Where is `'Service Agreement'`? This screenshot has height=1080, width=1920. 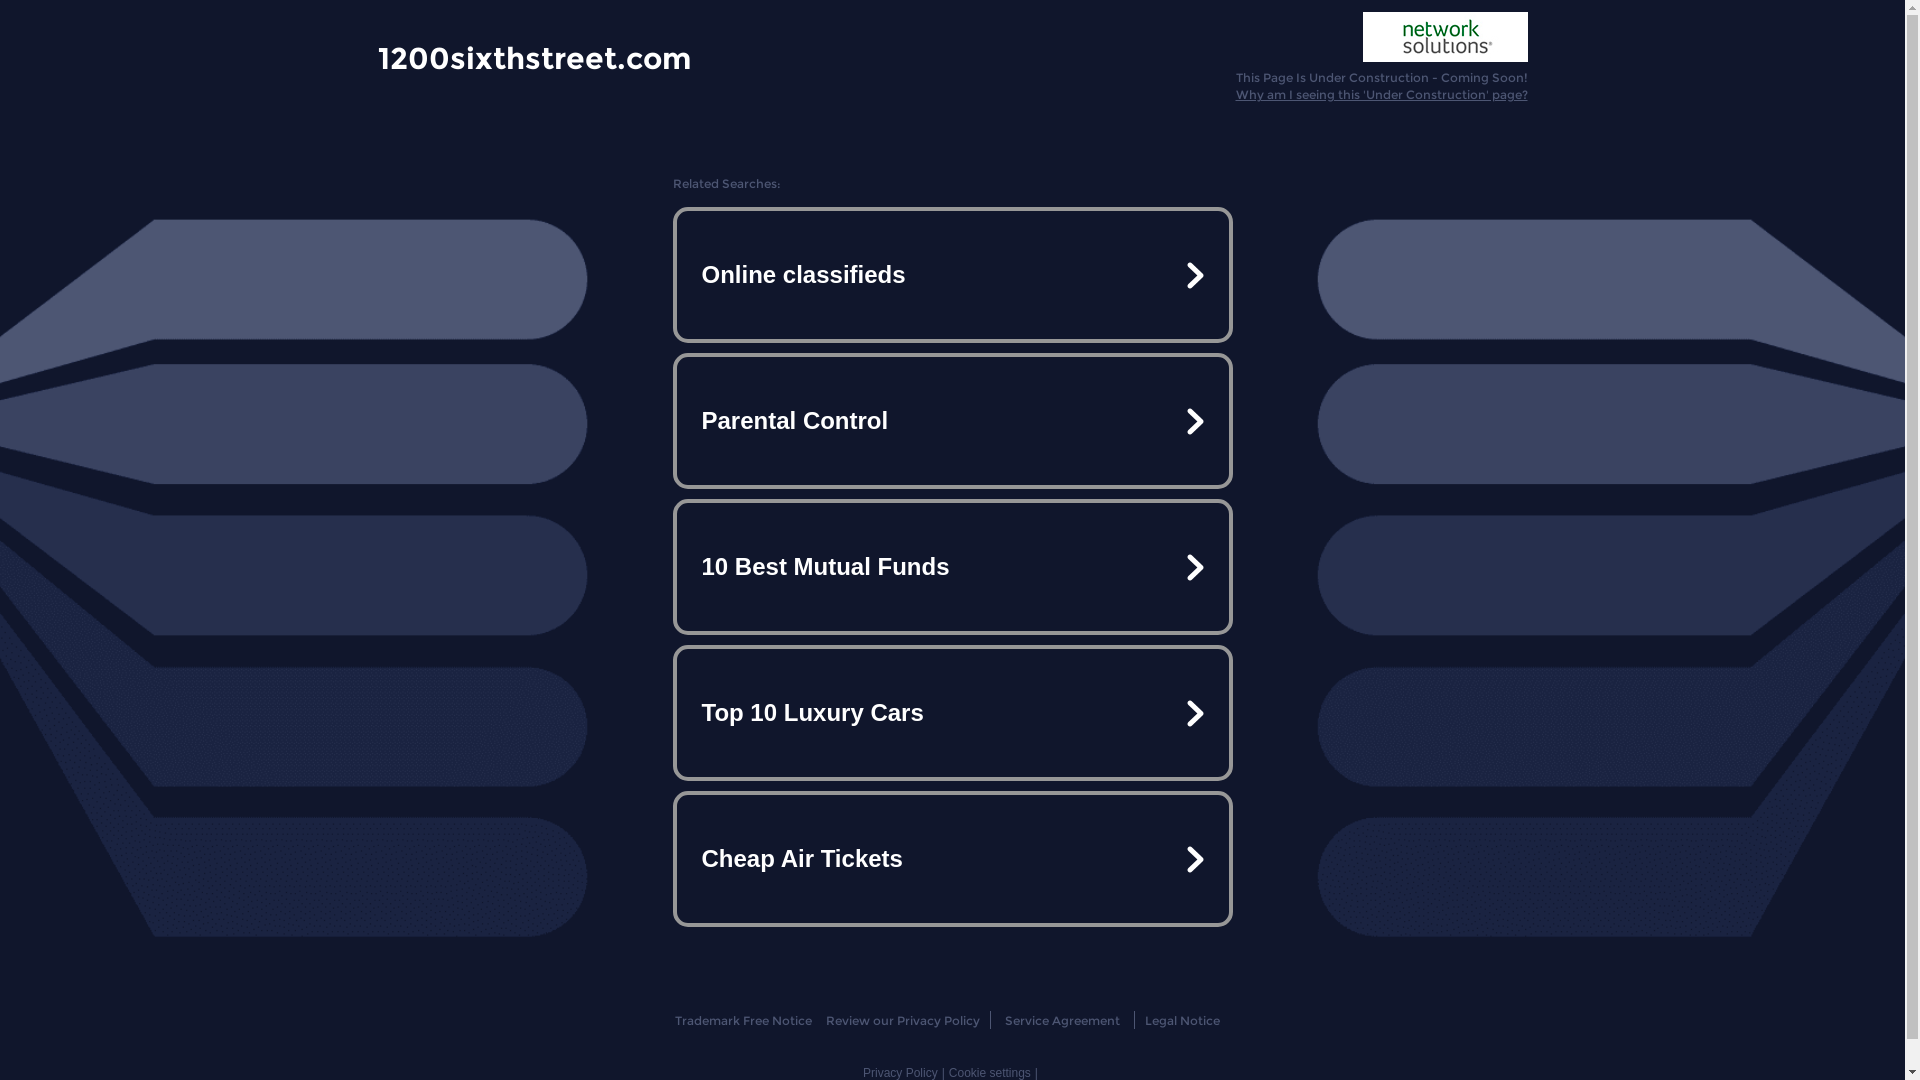 'Service Agreement' is located at coordinates (1004, 1020).